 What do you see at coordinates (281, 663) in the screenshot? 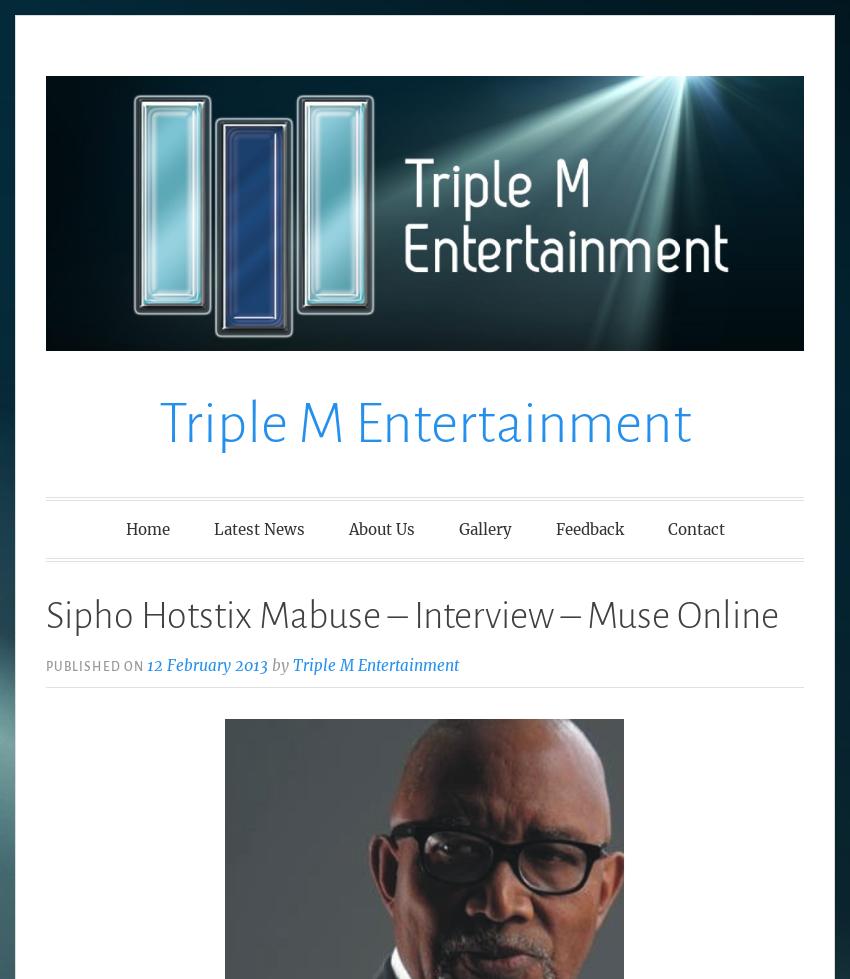
I see `'by'` at bounding box center [281, 663].